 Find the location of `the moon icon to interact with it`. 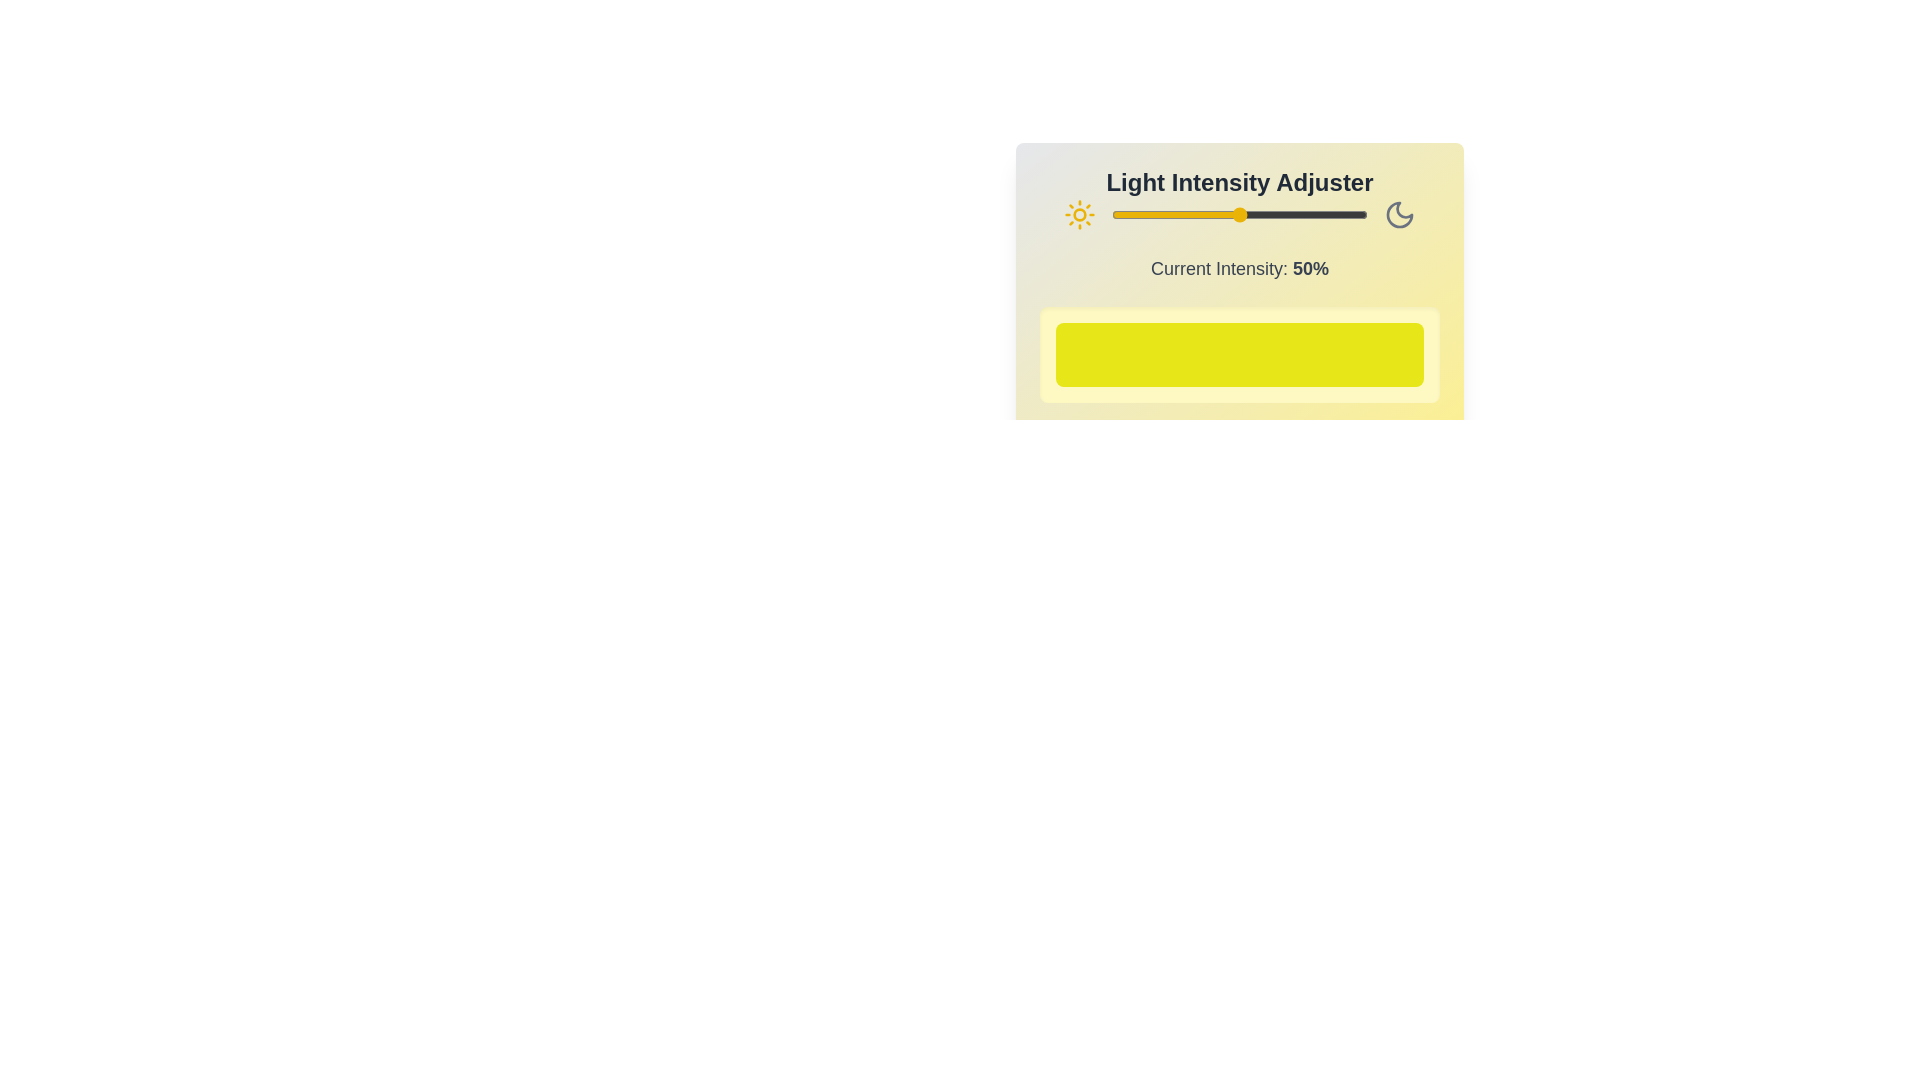

the moon icon to interact with it is located at coordinates (1399, 215).